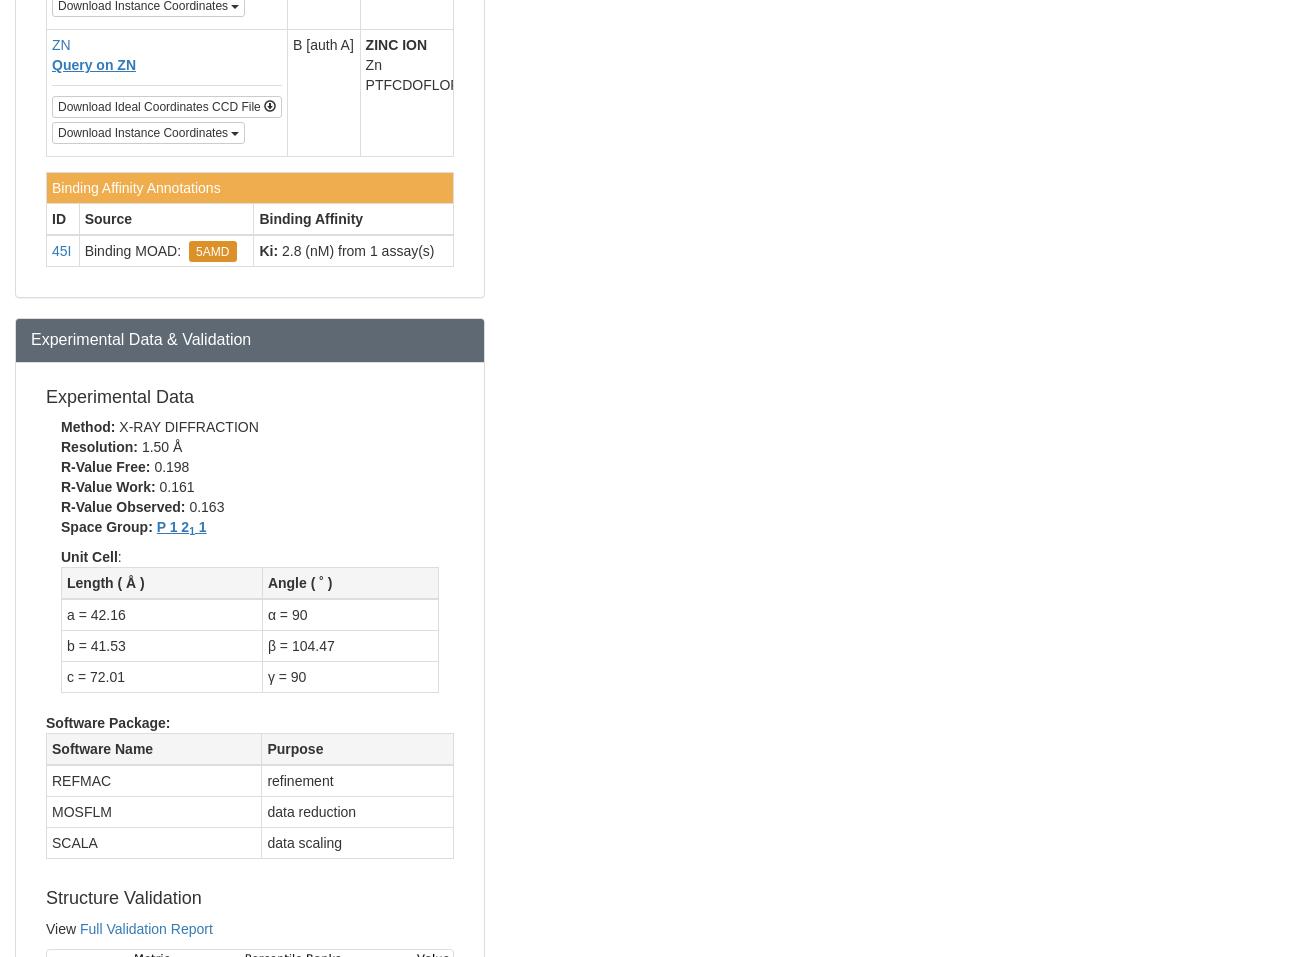  What do you see at coordinates (277, 248) in the screenshot?
I see `'2.8 (nM) from 1 assay(s)'` at bounding box center [277, 248].